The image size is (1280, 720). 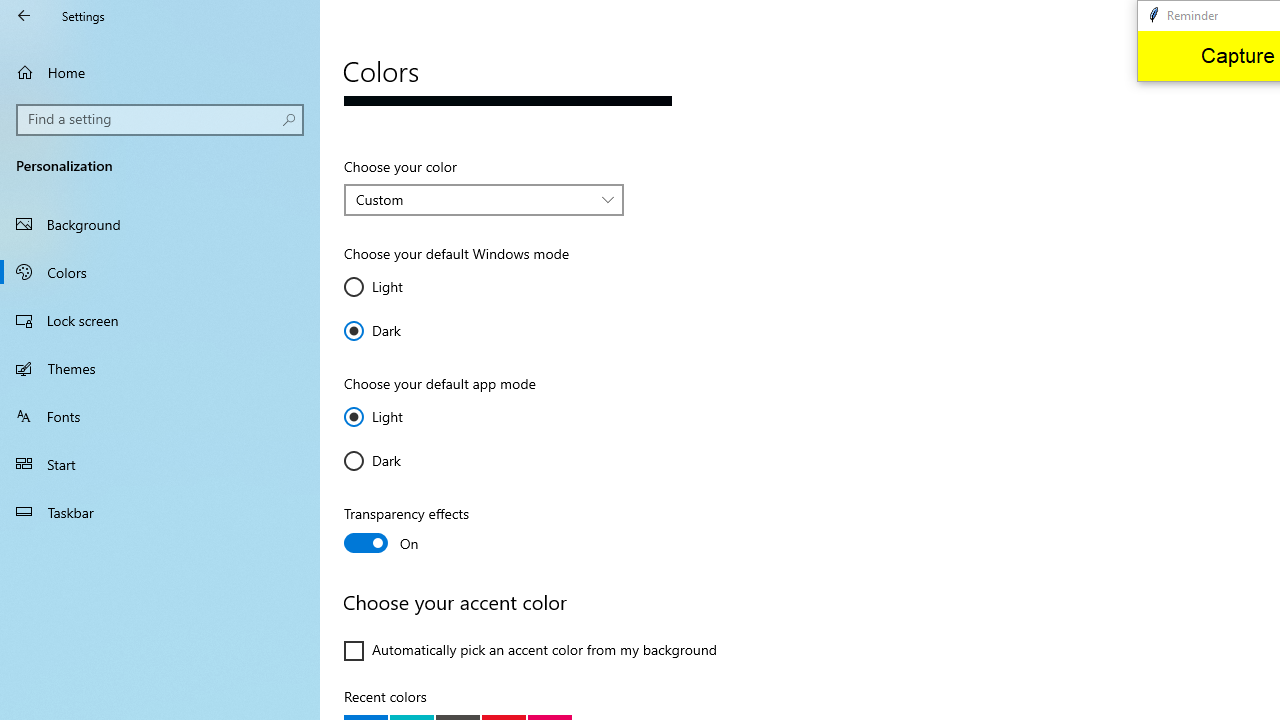 What do you see at coordinates (160, 510) in the screenshot?
I see `'Taskbar'` at bounding box center [160, 510].